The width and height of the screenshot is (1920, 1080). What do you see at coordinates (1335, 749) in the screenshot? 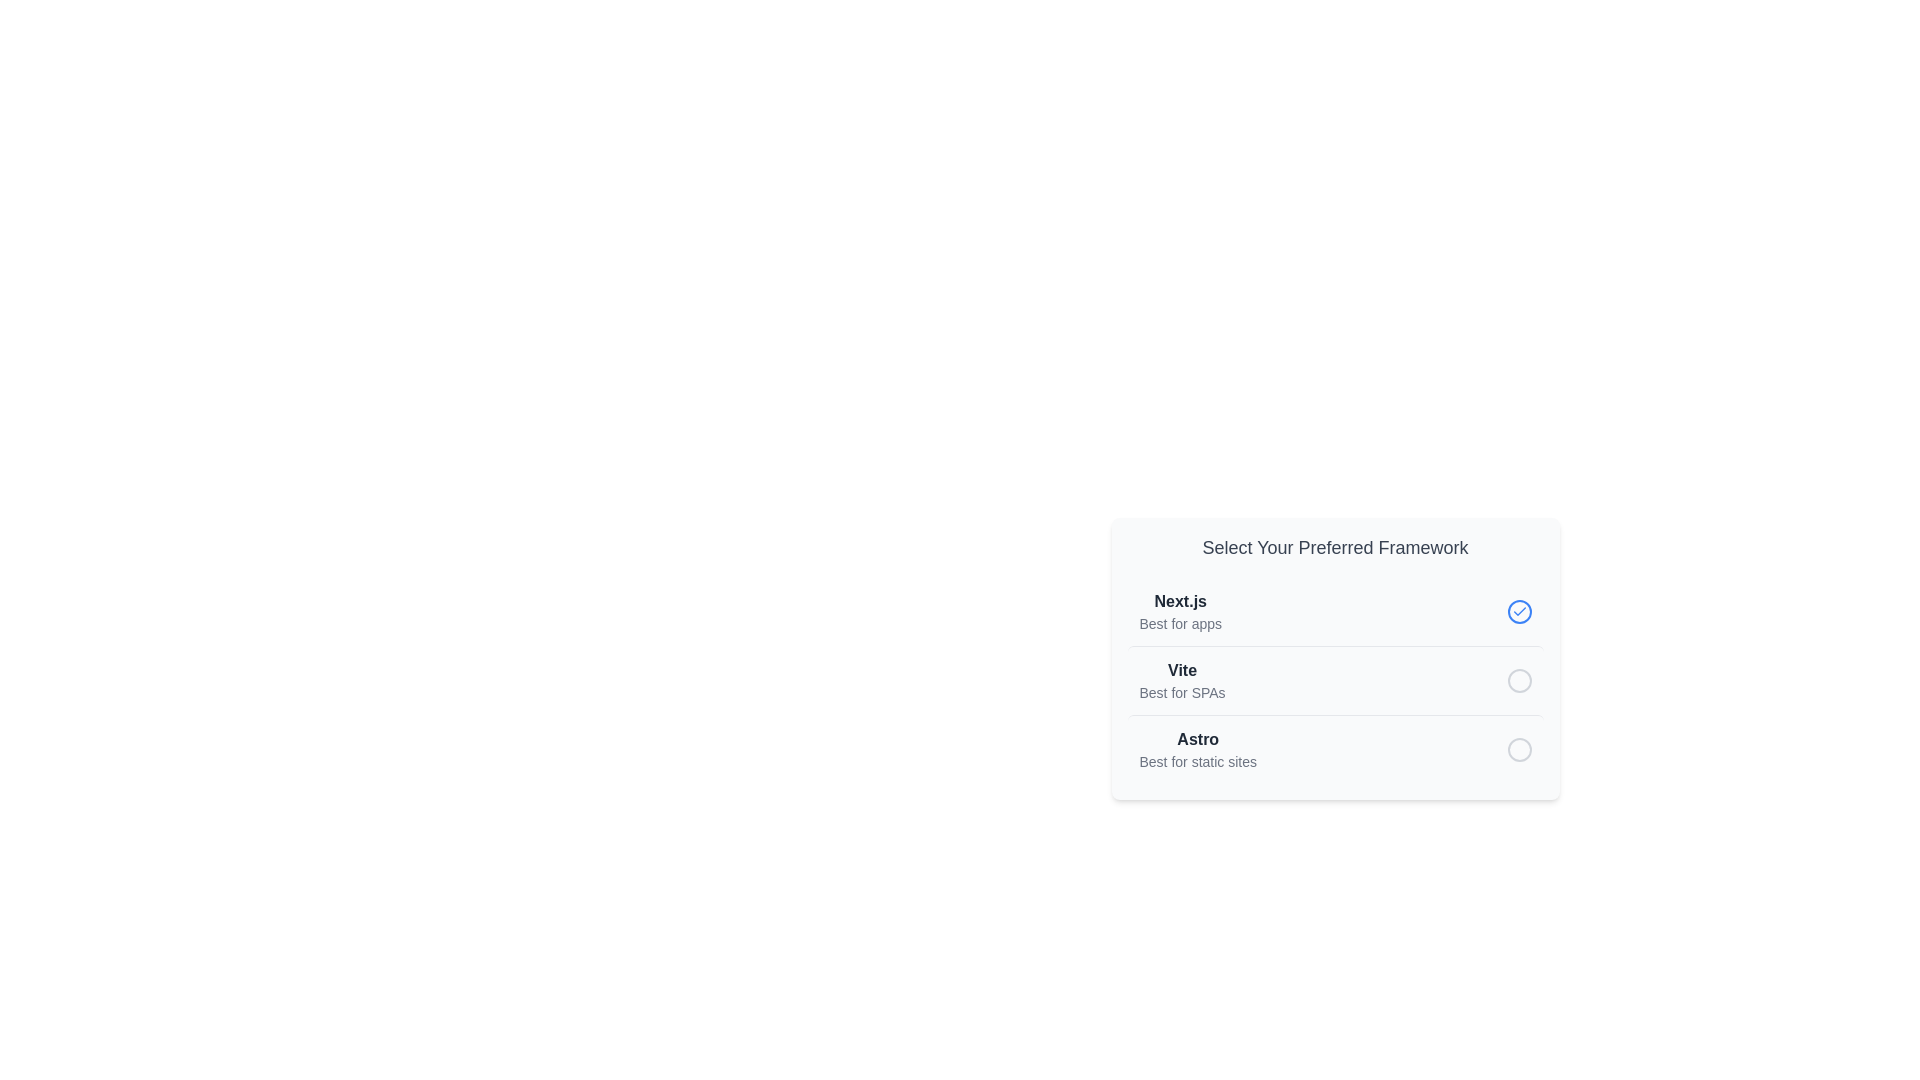
I see `the 'Astro' selectable option card, which is the last option in the list of framework options` at bounding box center [1335, 749].